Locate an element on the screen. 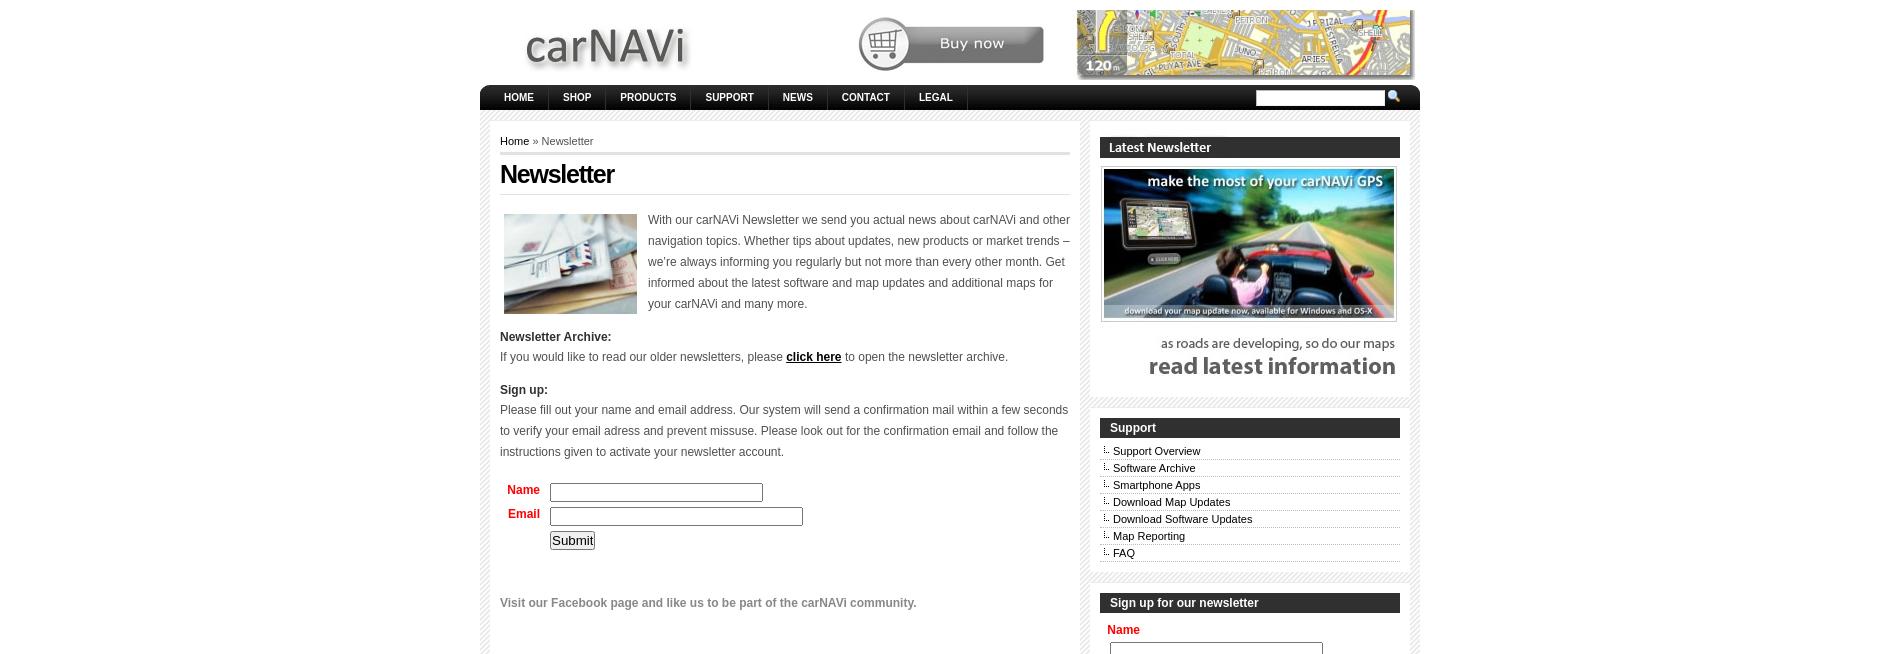  'Contact' is located at coordinates (864, 96).